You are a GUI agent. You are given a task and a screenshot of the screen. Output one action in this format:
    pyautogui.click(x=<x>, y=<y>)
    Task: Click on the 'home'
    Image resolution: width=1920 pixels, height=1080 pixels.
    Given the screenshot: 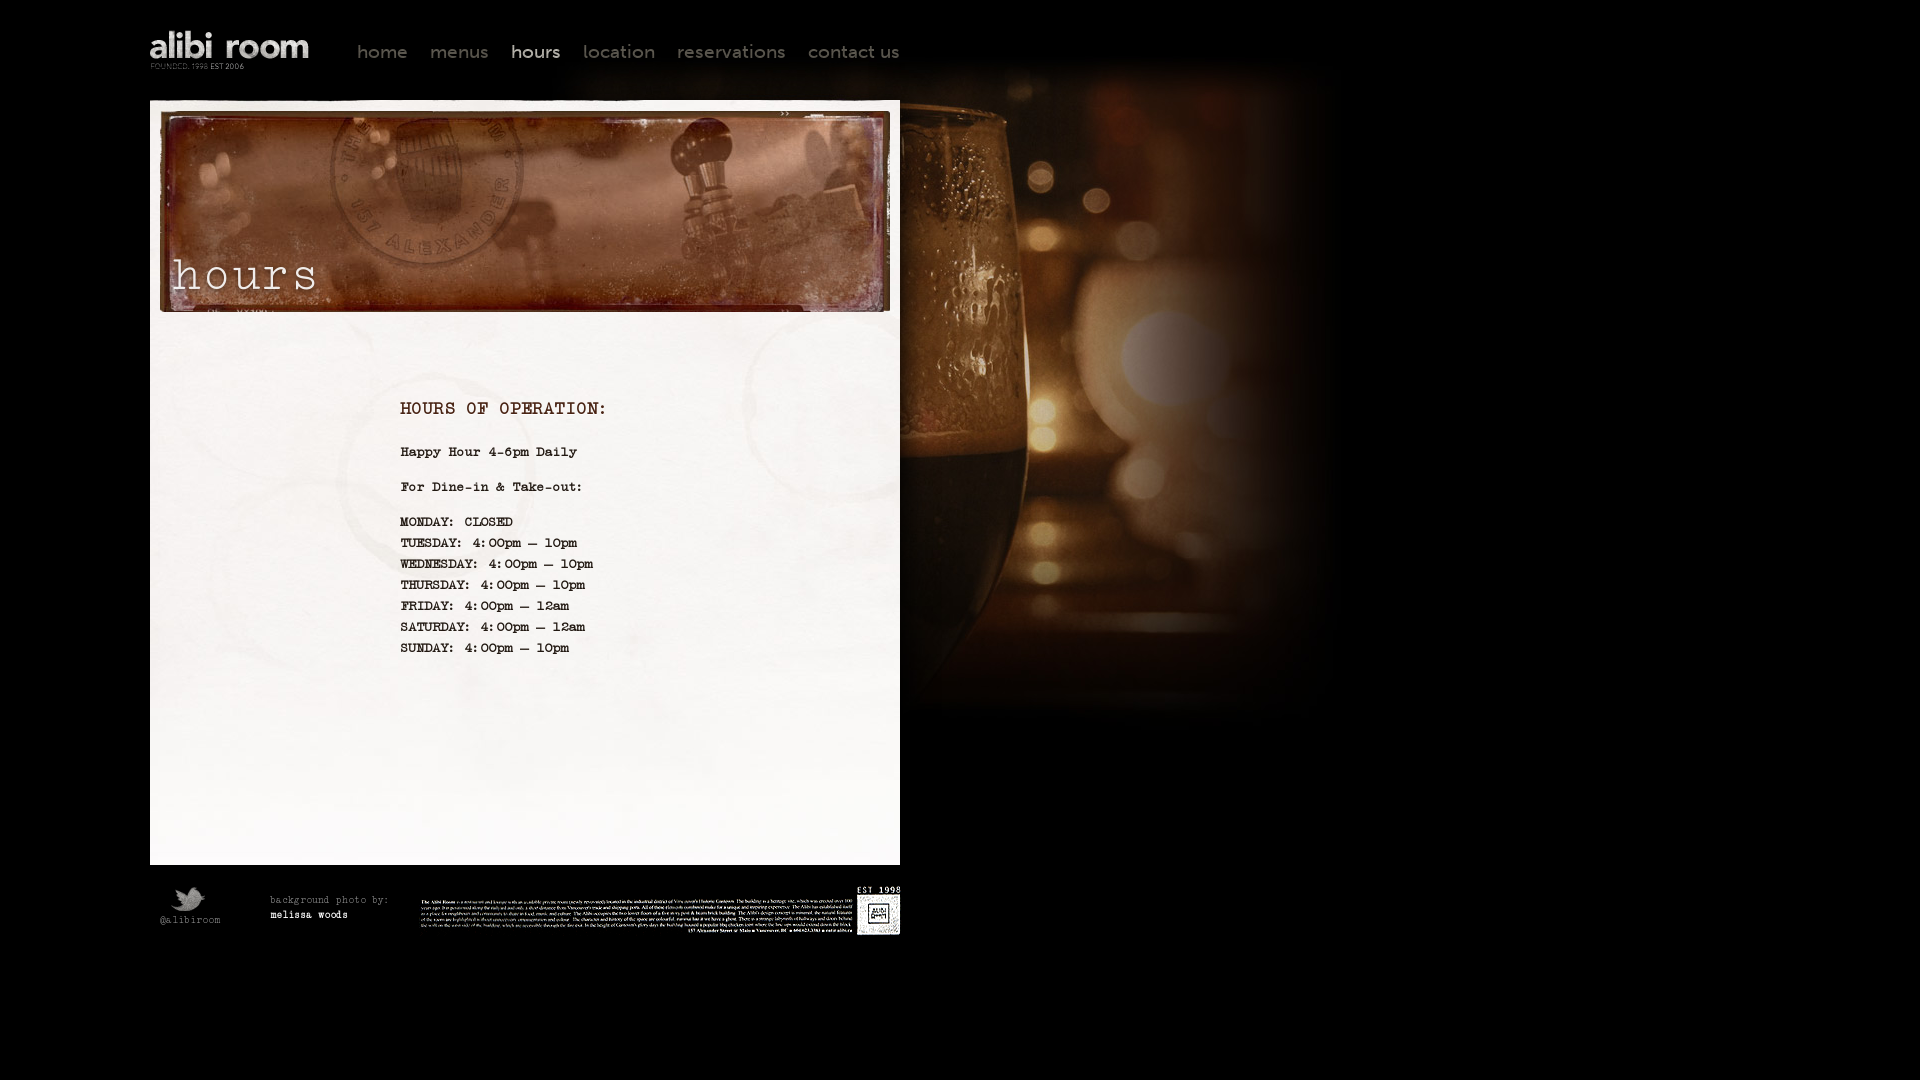 What is the action you would take?
    pyautogui.click(x=382, y=50)
    